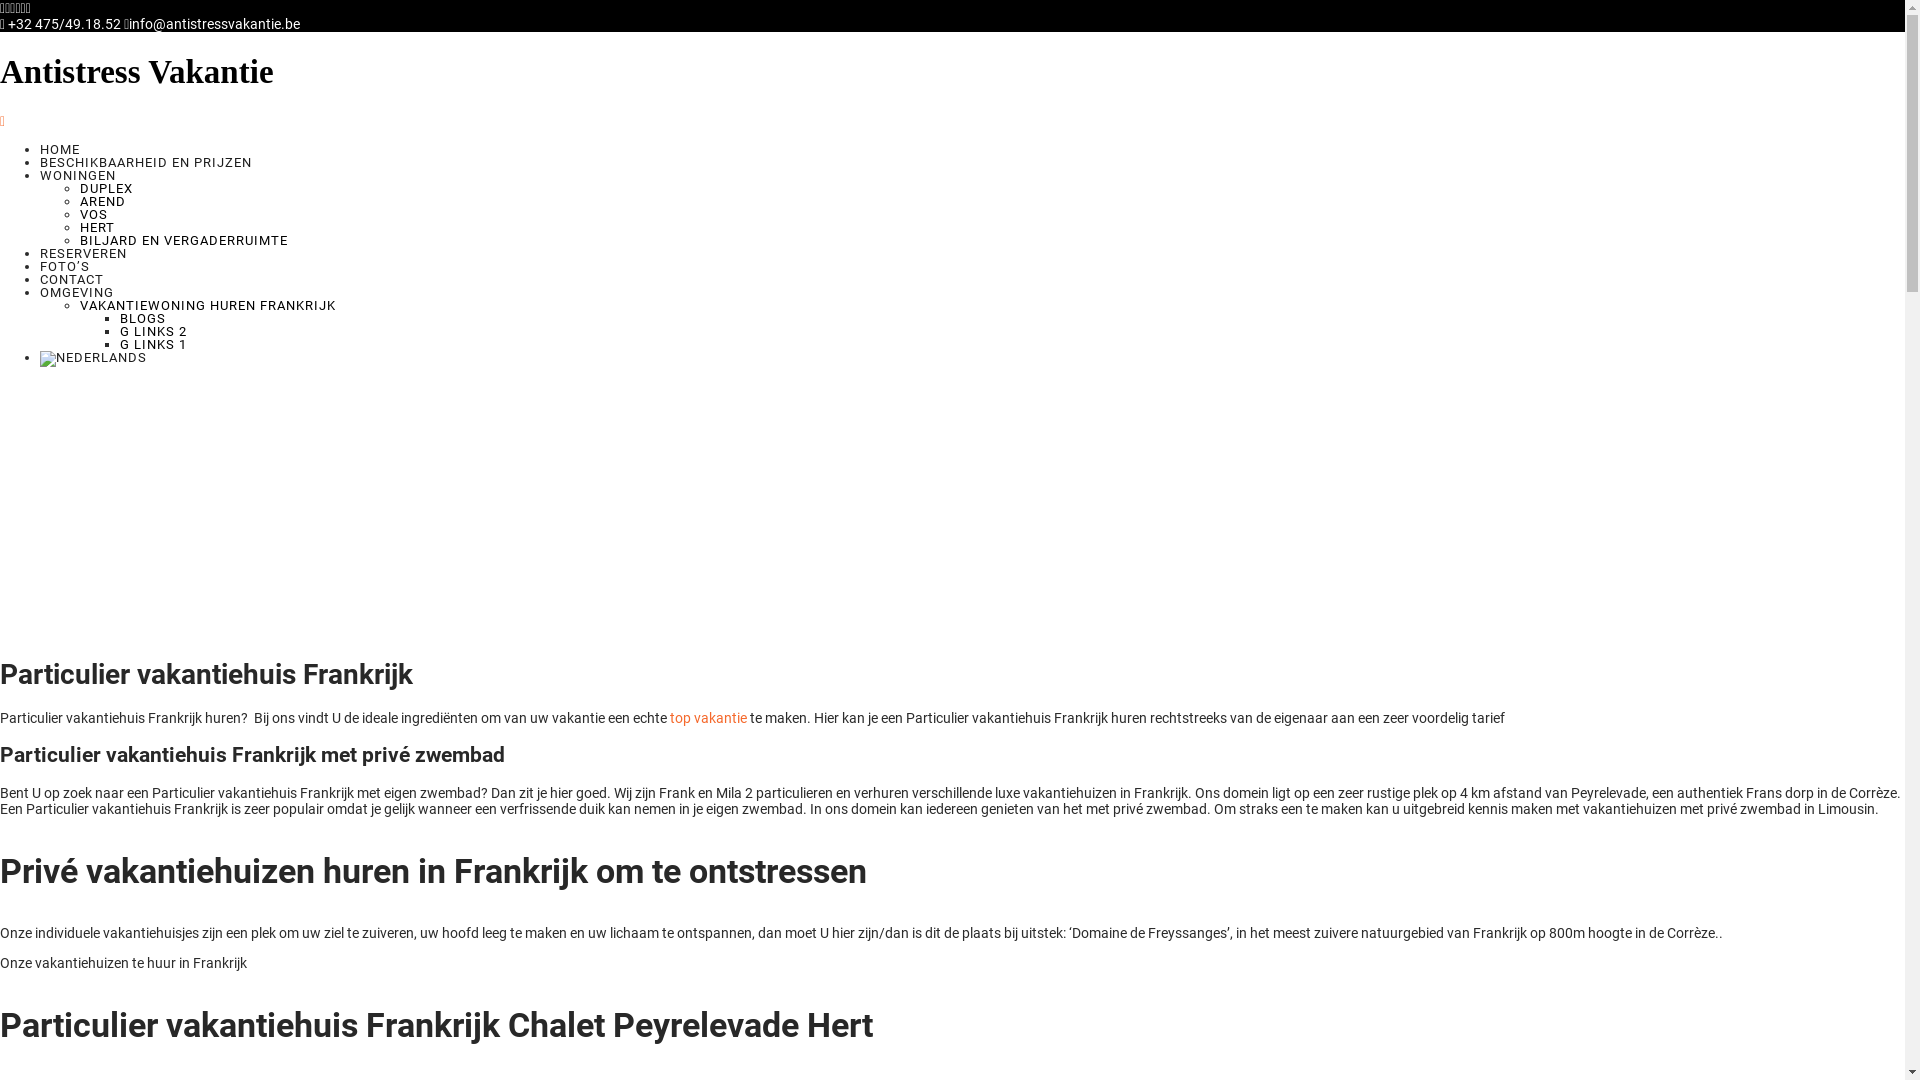  What do you see at coordinates (39, 161) in the screenshot?
I see `'BESCHIKBAARHEID EN PRIJZEN'` at bounding box center [39, 161].